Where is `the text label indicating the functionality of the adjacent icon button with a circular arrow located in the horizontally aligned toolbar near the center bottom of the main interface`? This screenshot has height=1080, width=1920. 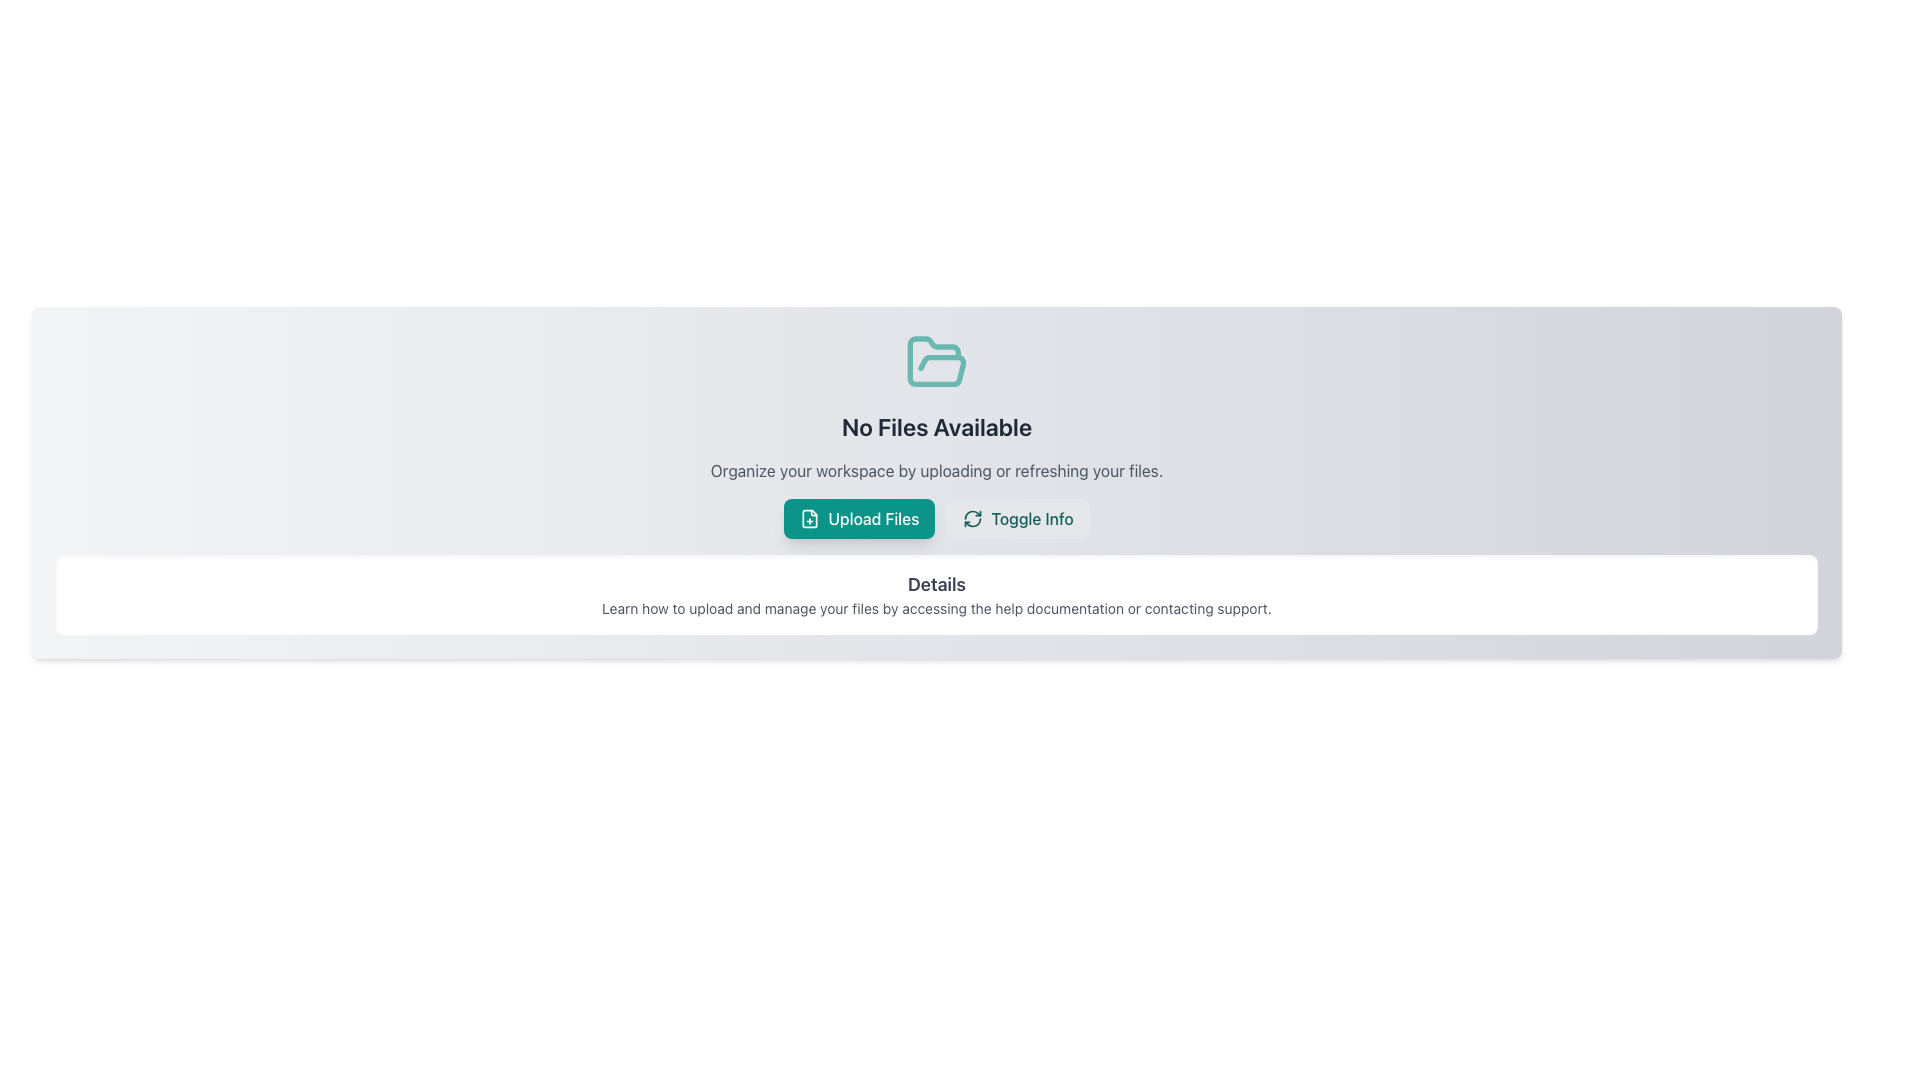 the text label indicating the functionality of the adjacent icon button with a circular arrow located in the horizontally aligned toolbar near the center bottom of the main interface is located at coordinates (1032, 518).